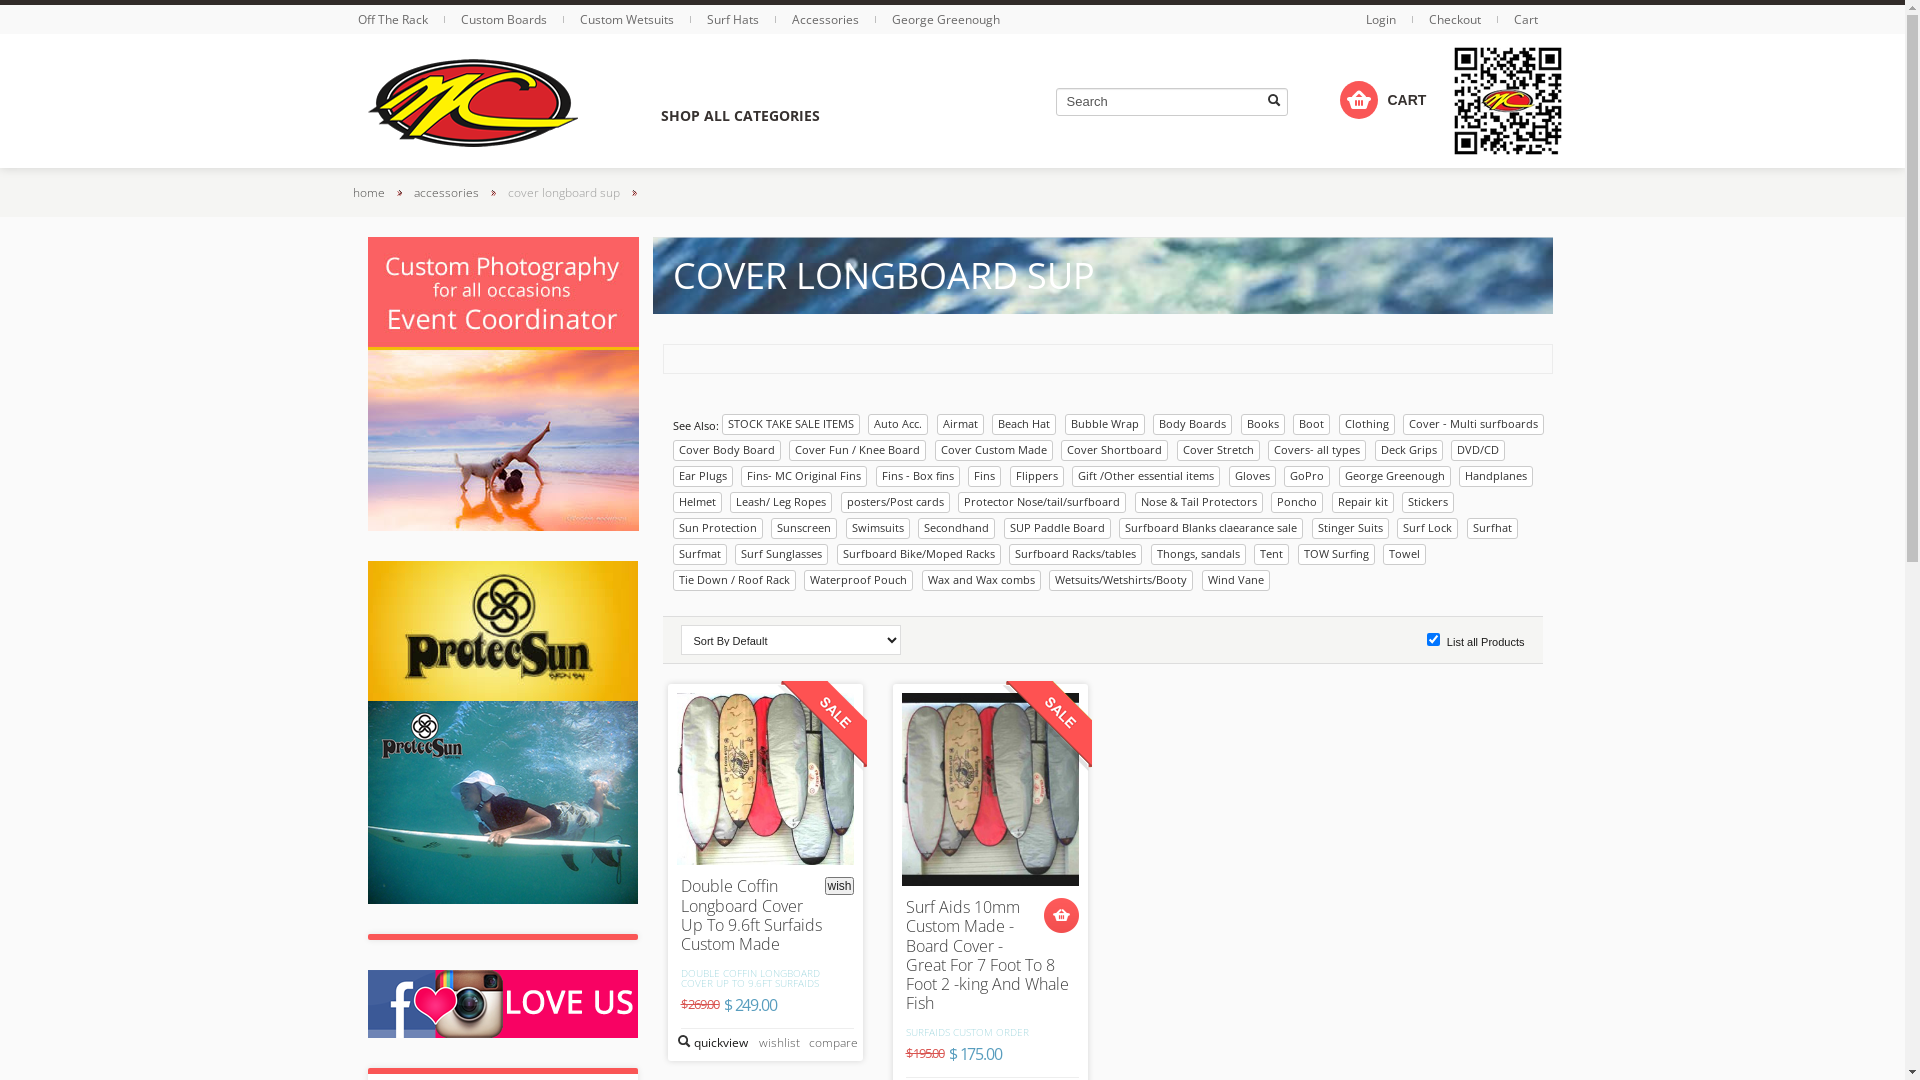  I want to click on 'Custom Boards', so click(504, 19).